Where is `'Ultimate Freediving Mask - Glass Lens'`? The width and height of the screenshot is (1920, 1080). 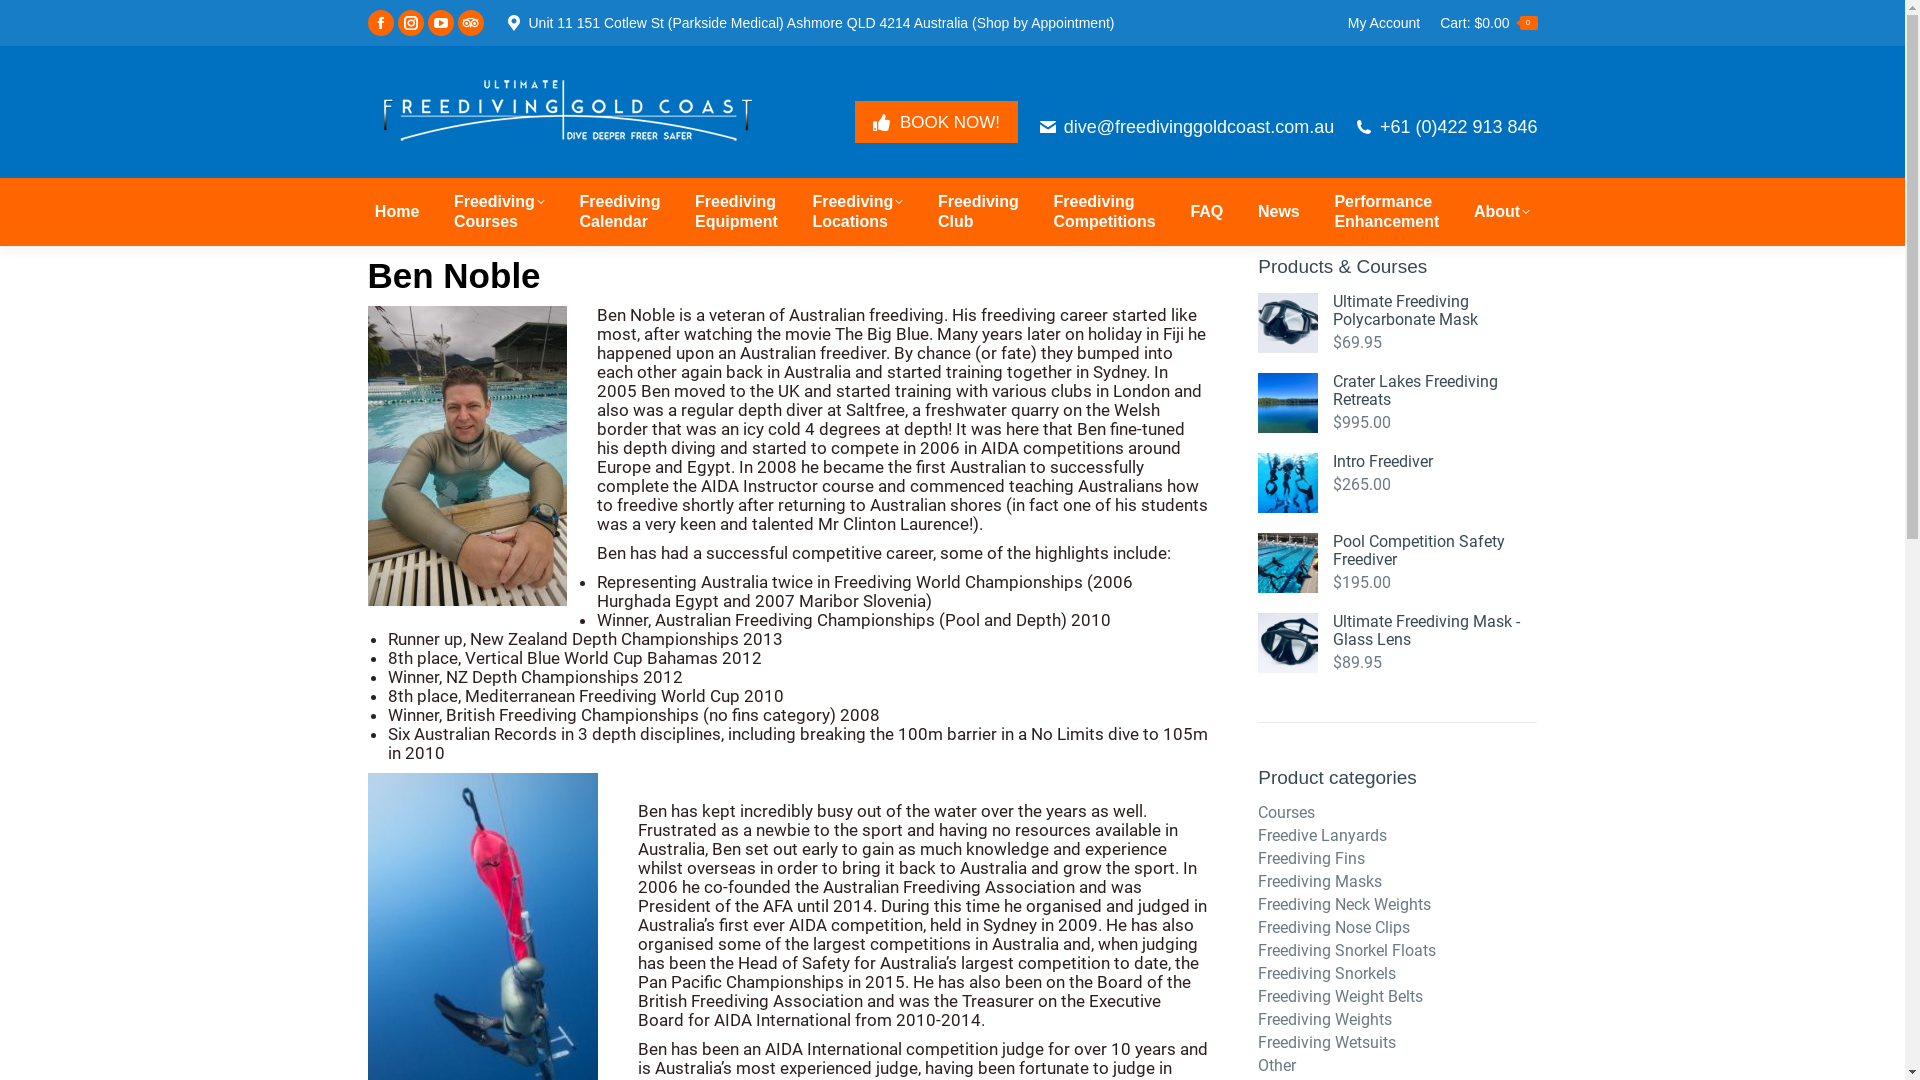
'Ultimate Freediving Mask - Glass Lens' is located at coordinates (1434, 631).